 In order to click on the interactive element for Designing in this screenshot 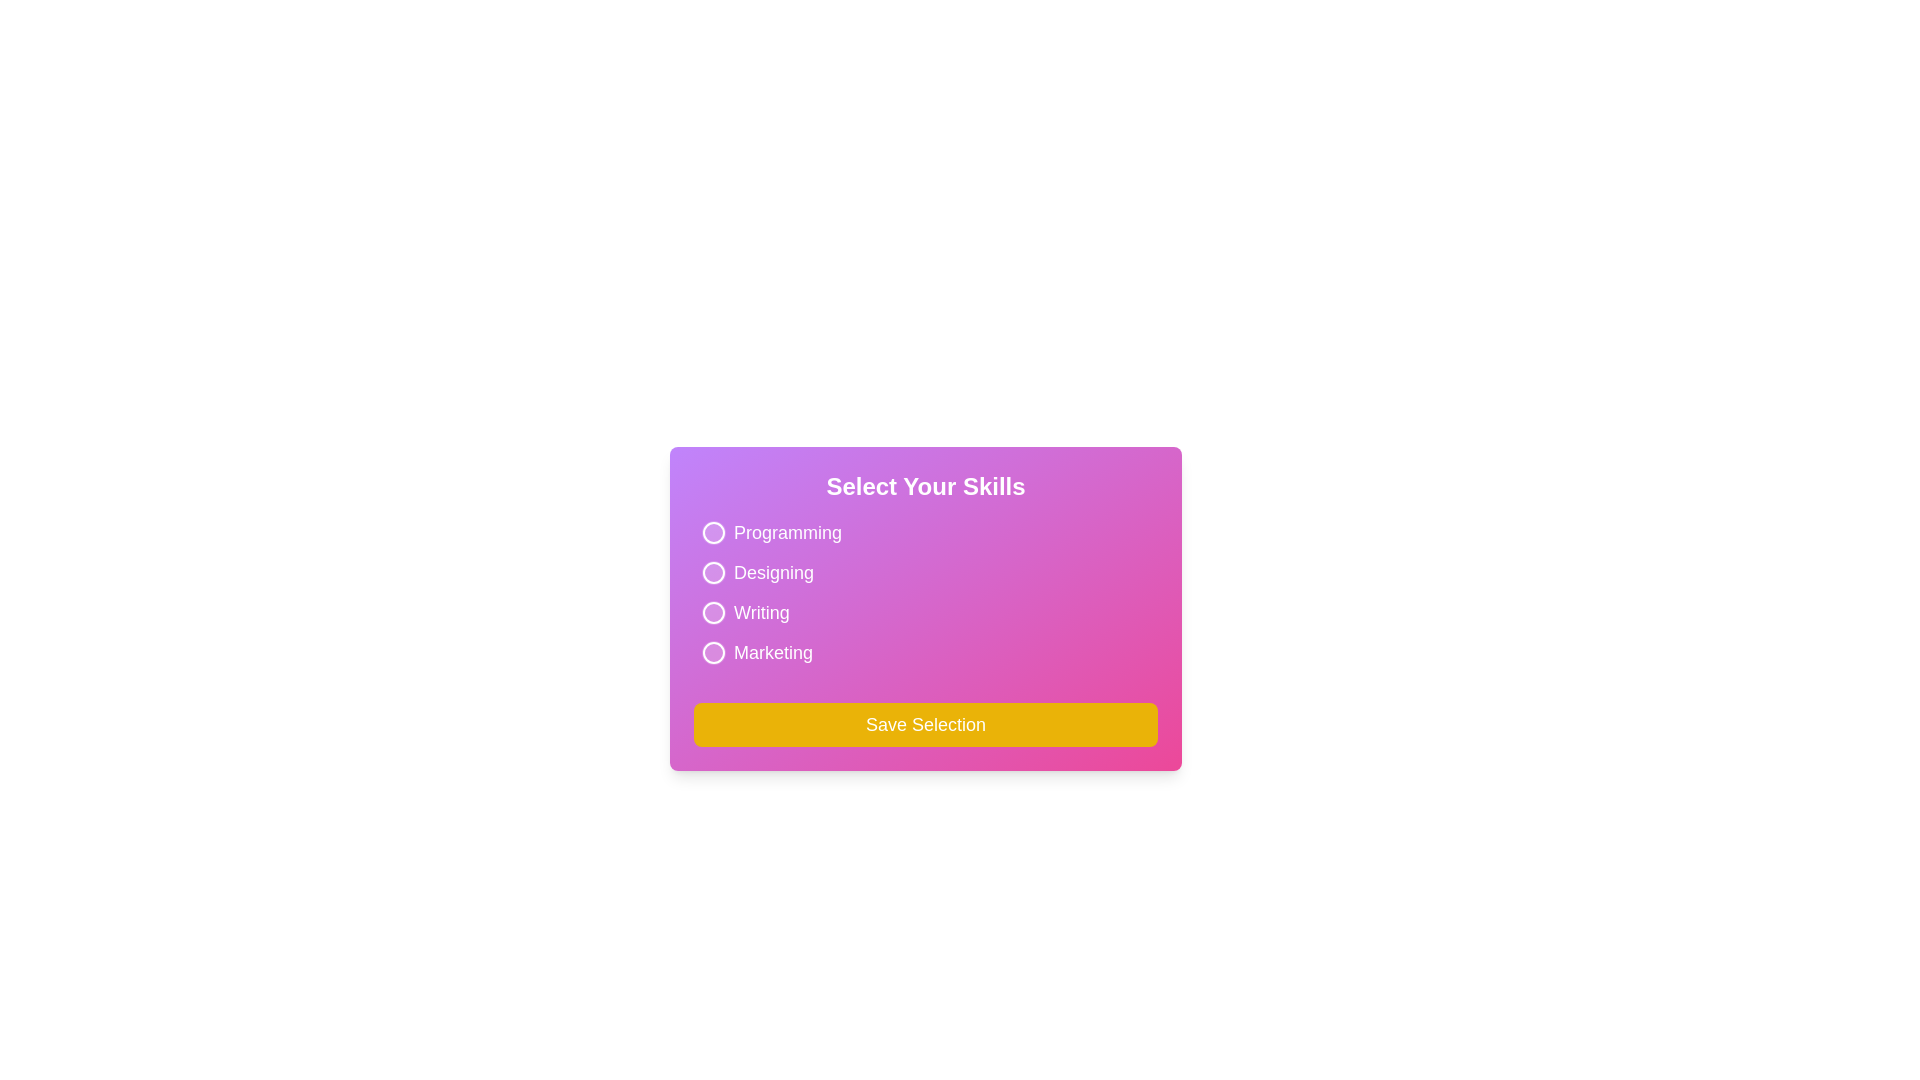, I will do `click(752, 573)`.